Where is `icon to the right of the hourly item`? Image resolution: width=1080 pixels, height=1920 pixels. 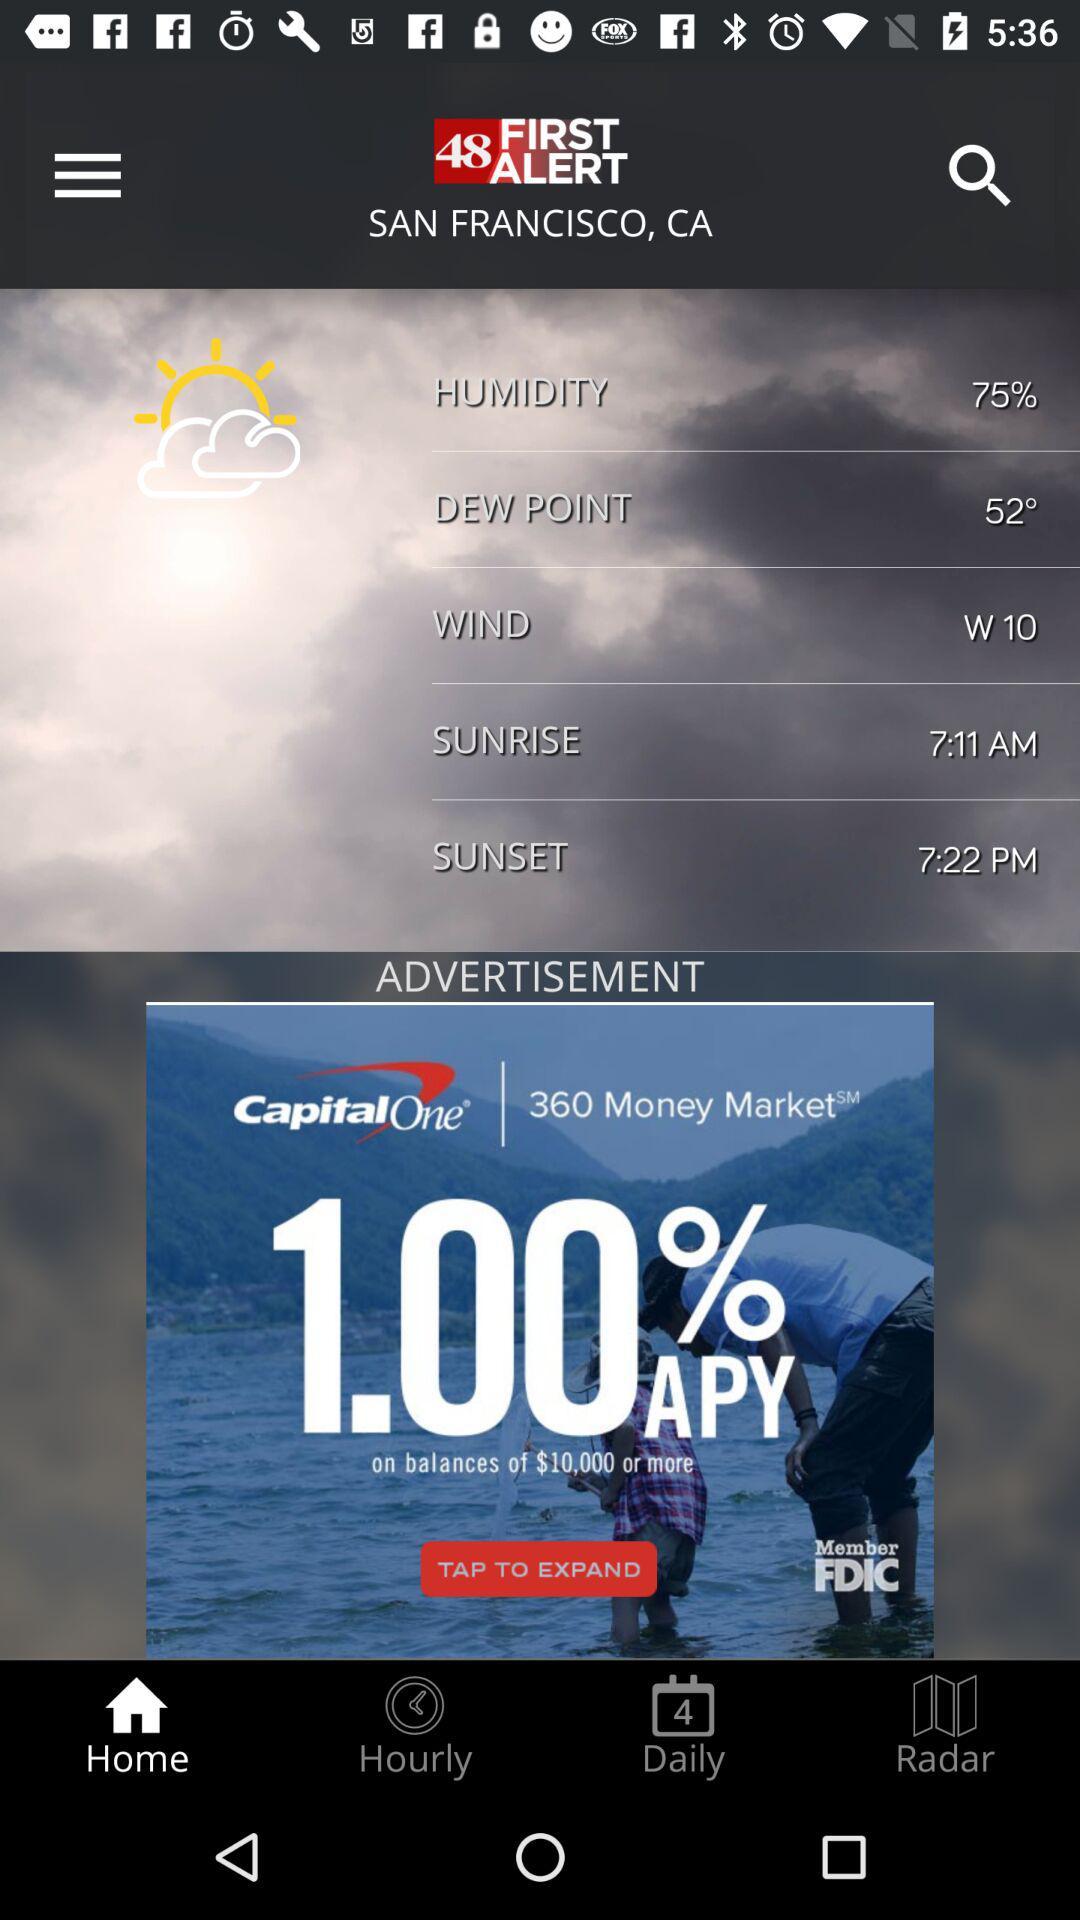 icon to the right of the hourly item is located at coordinates (682, 1726).